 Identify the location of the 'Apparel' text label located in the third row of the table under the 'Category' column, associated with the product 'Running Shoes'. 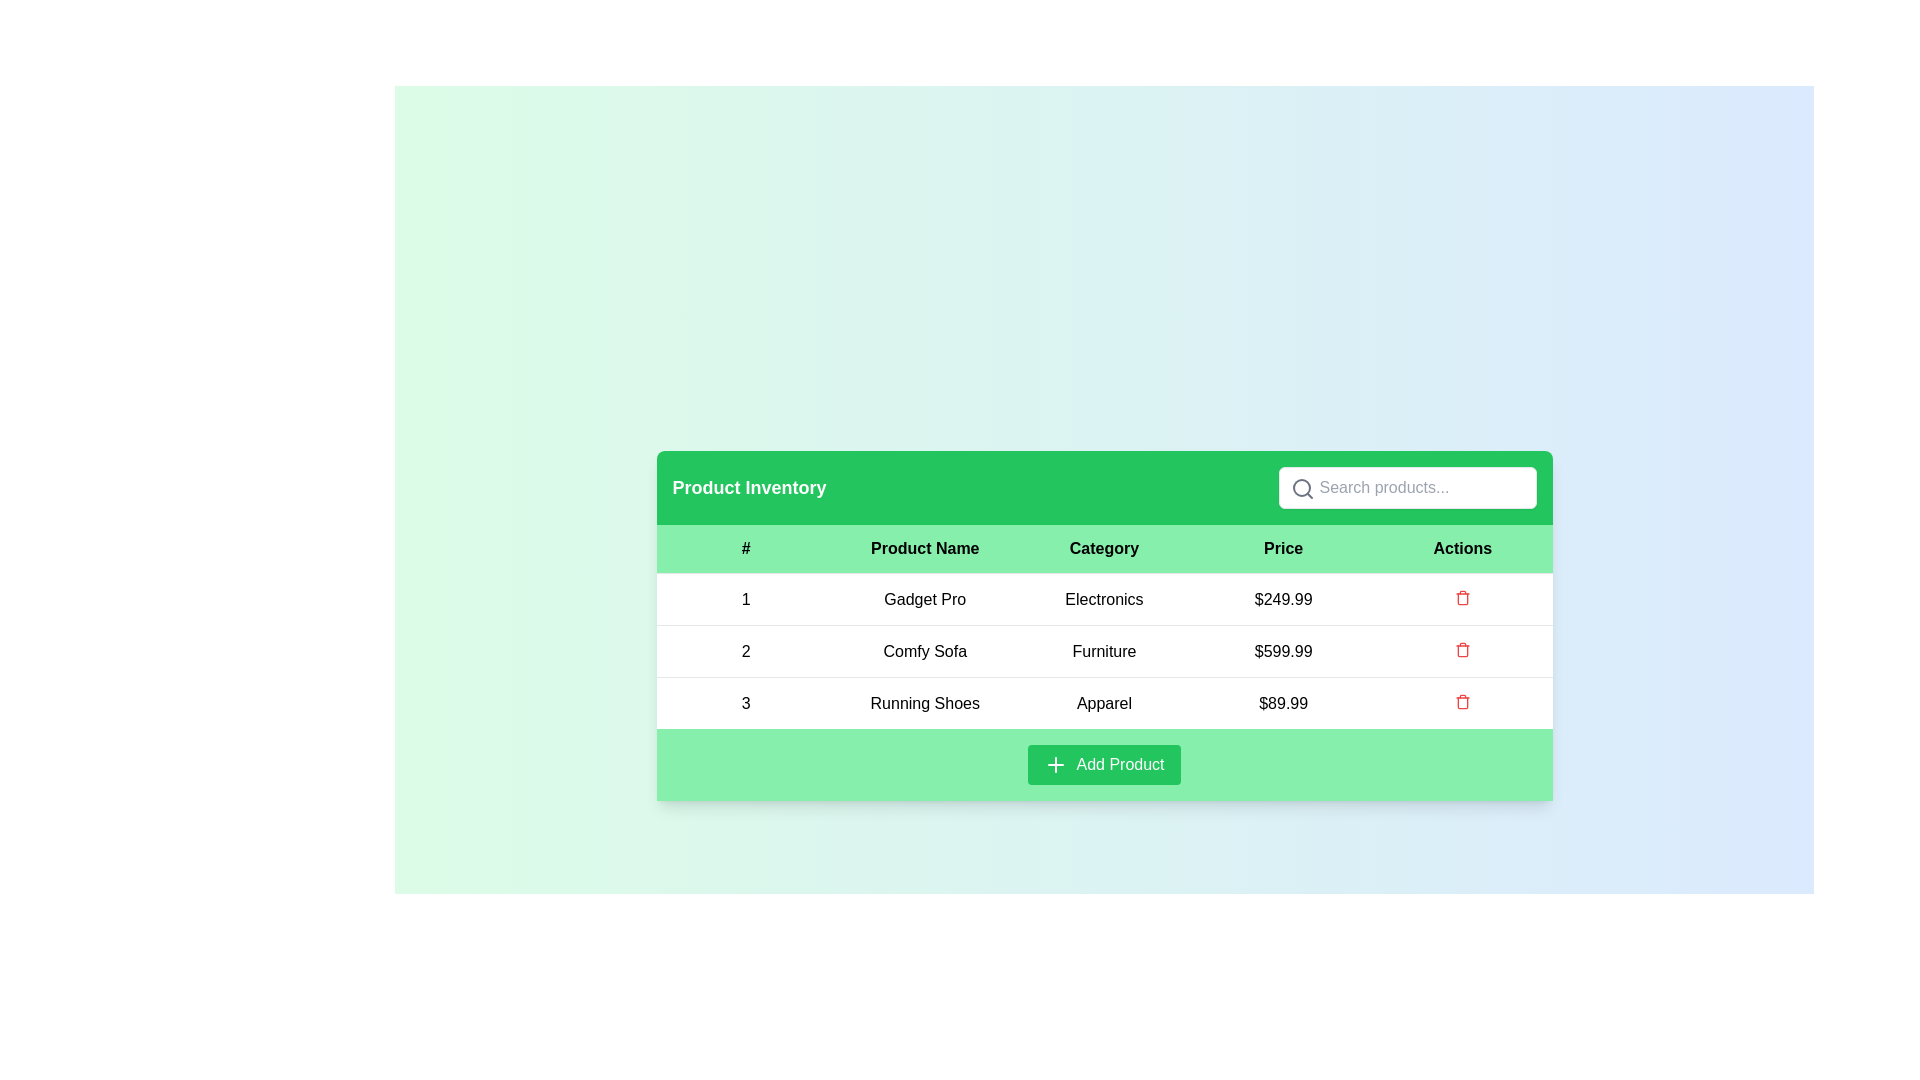
(1103, 702).